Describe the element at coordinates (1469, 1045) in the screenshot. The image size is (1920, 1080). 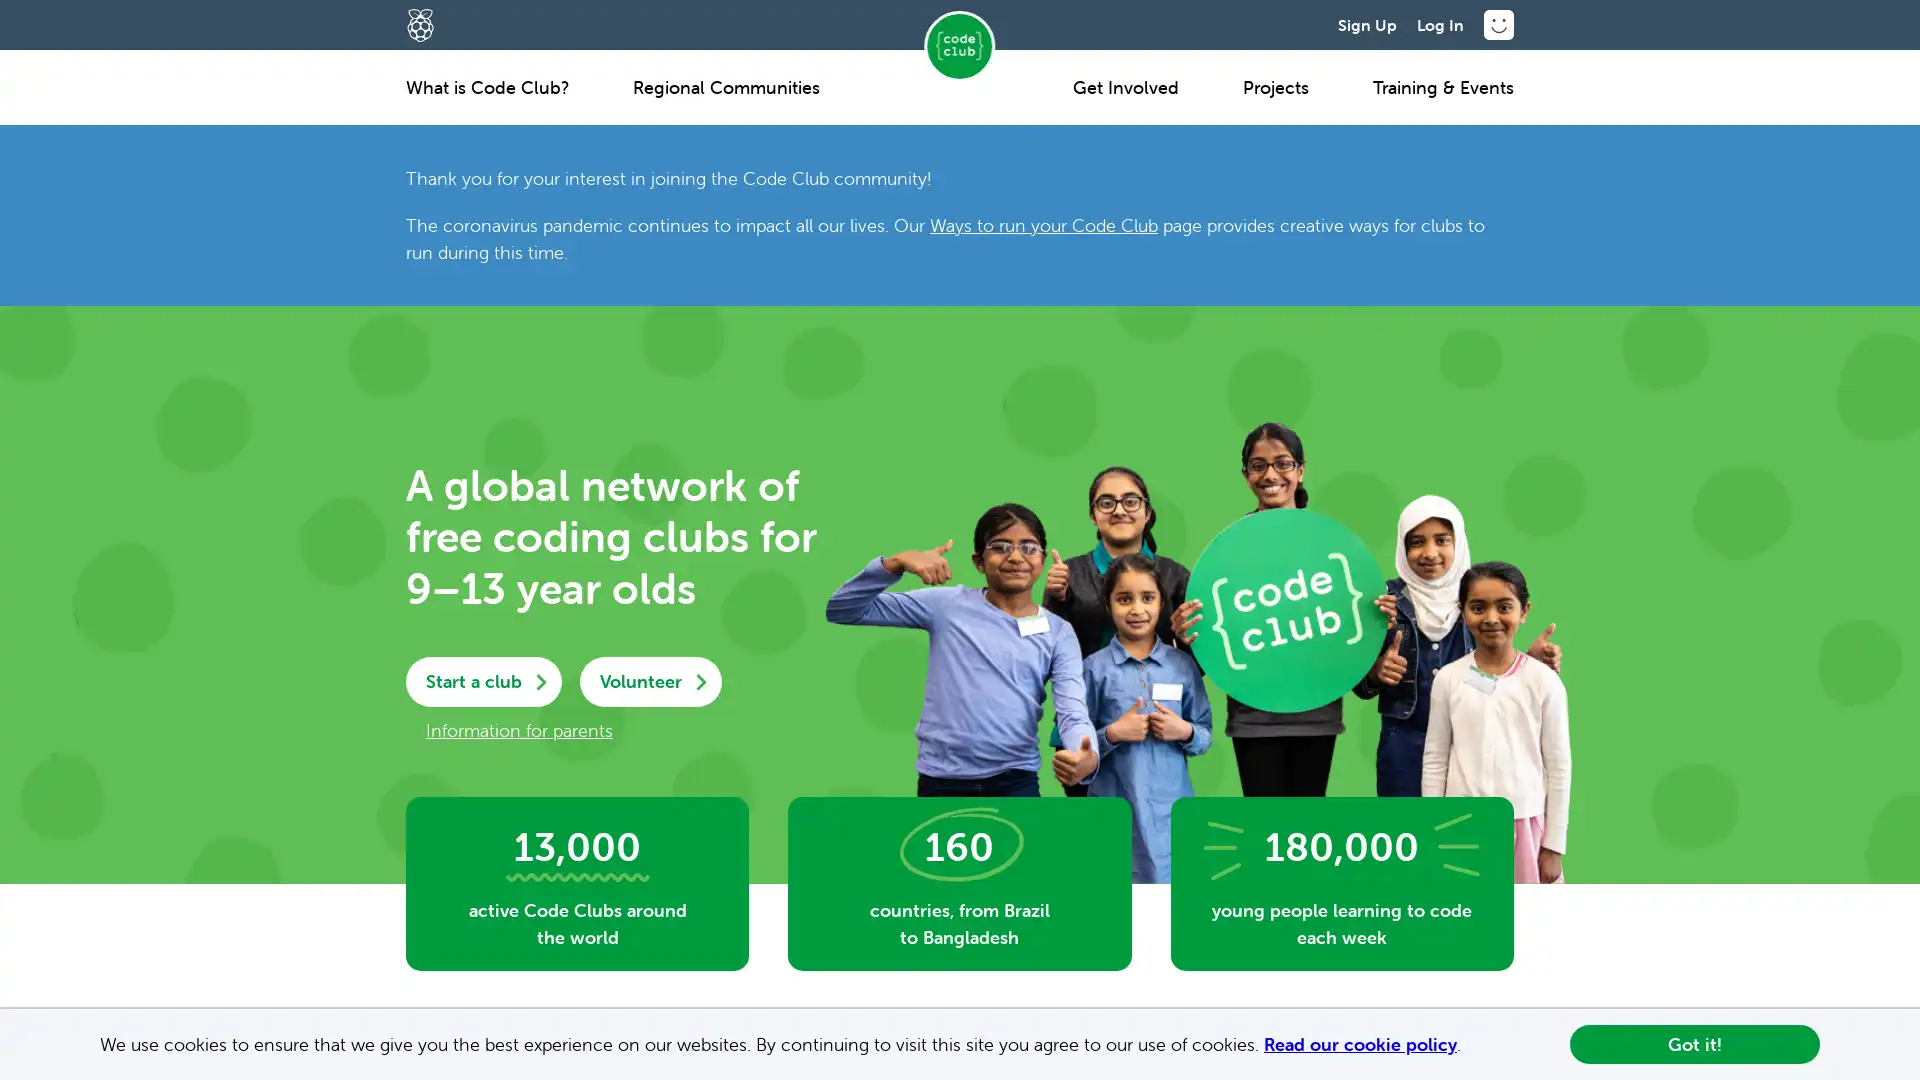
I see `learn more about cookies` at that location.